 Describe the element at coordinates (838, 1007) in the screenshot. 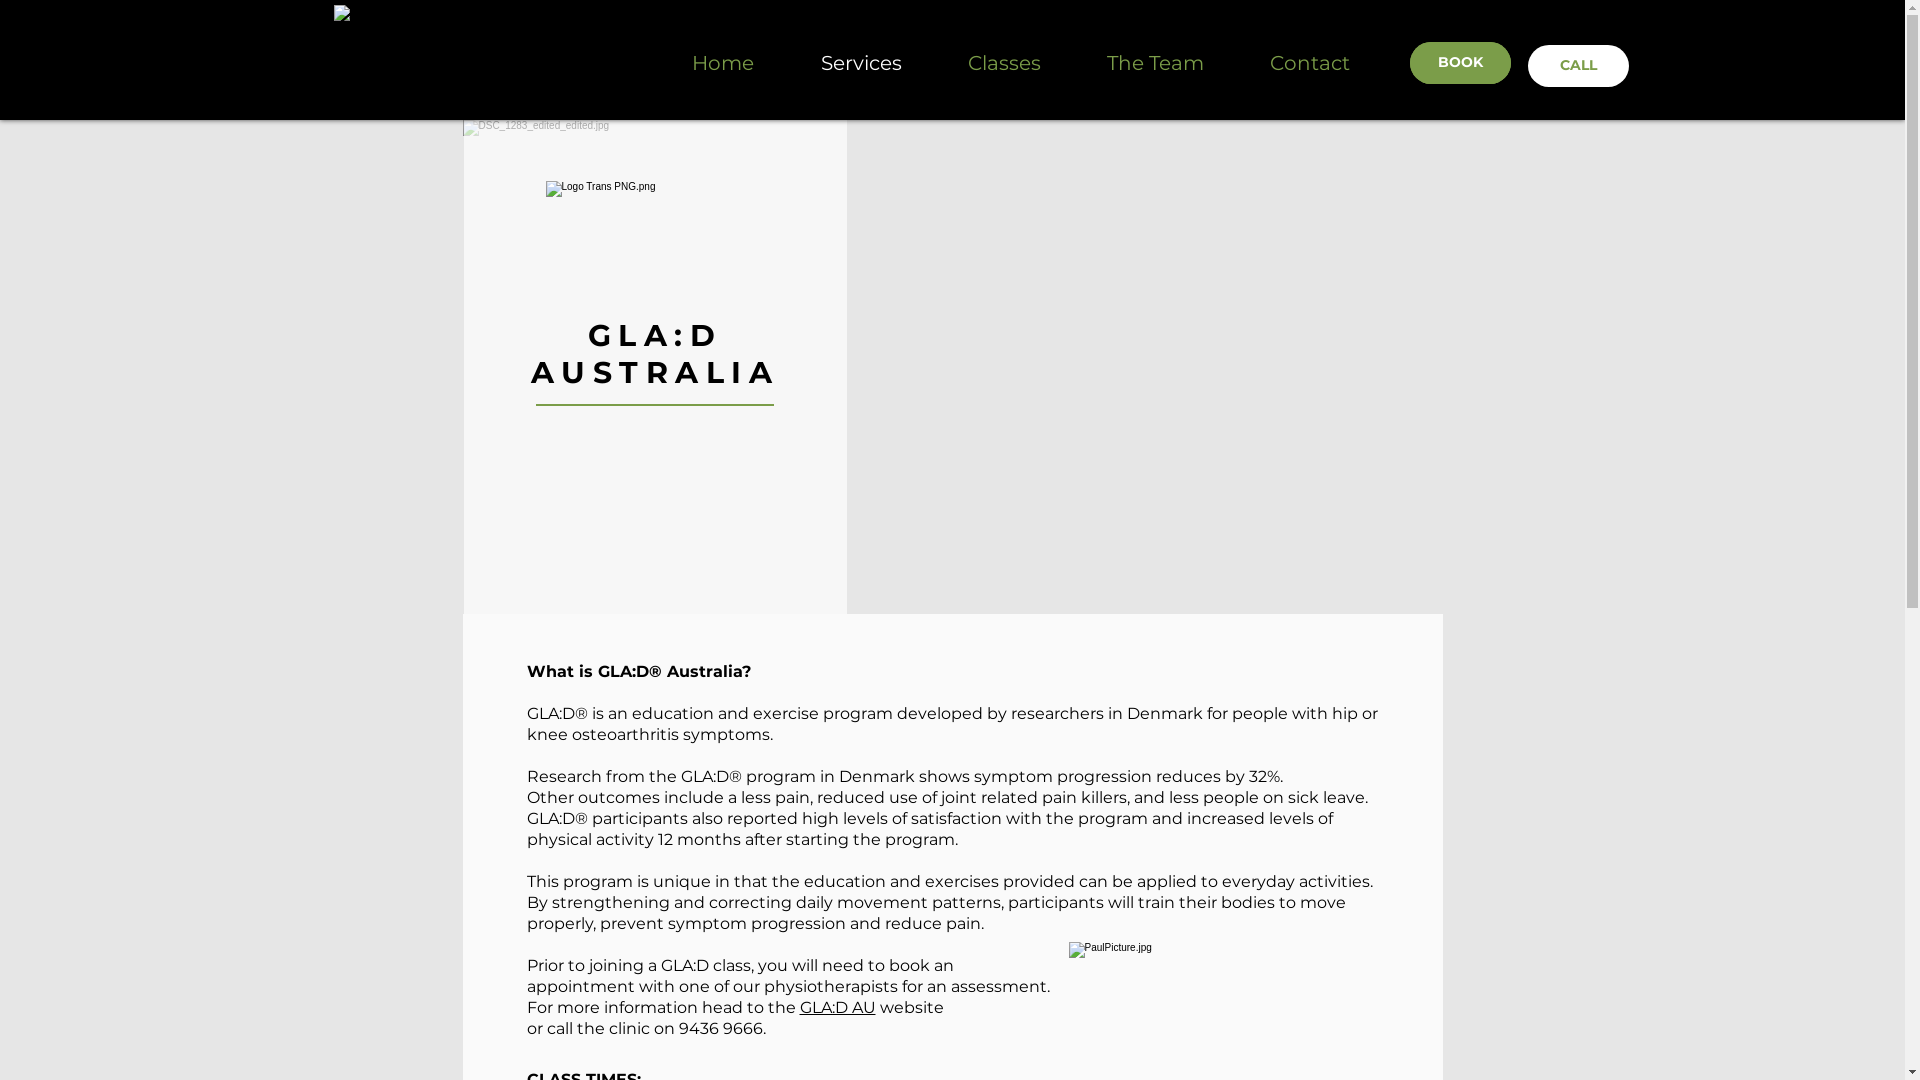

I see `'GLA:D AU'` at that location.